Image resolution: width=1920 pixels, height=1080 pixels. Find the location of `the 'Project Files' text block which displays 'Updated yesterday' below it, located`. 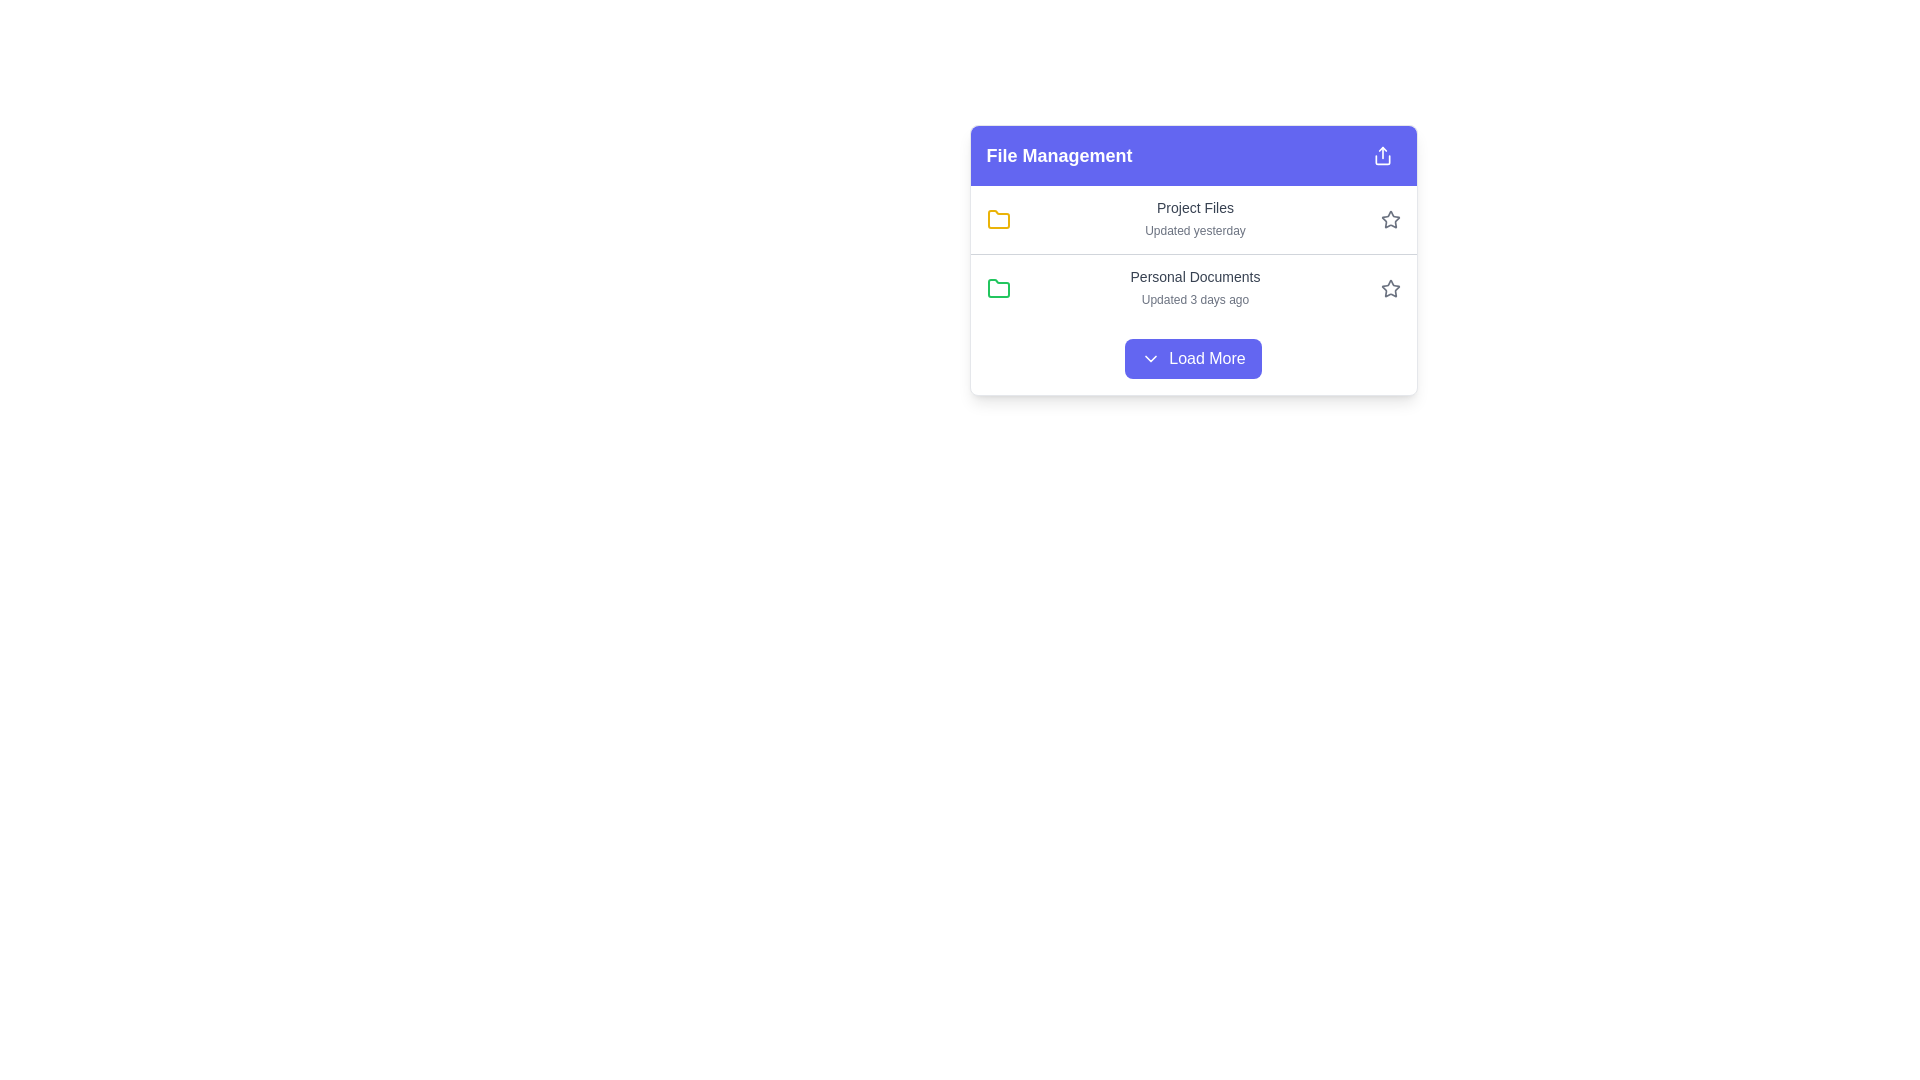

the 'Project Files' text block which displays 'Updated yesterday' below it, located is located at coordinates (1195, 219).